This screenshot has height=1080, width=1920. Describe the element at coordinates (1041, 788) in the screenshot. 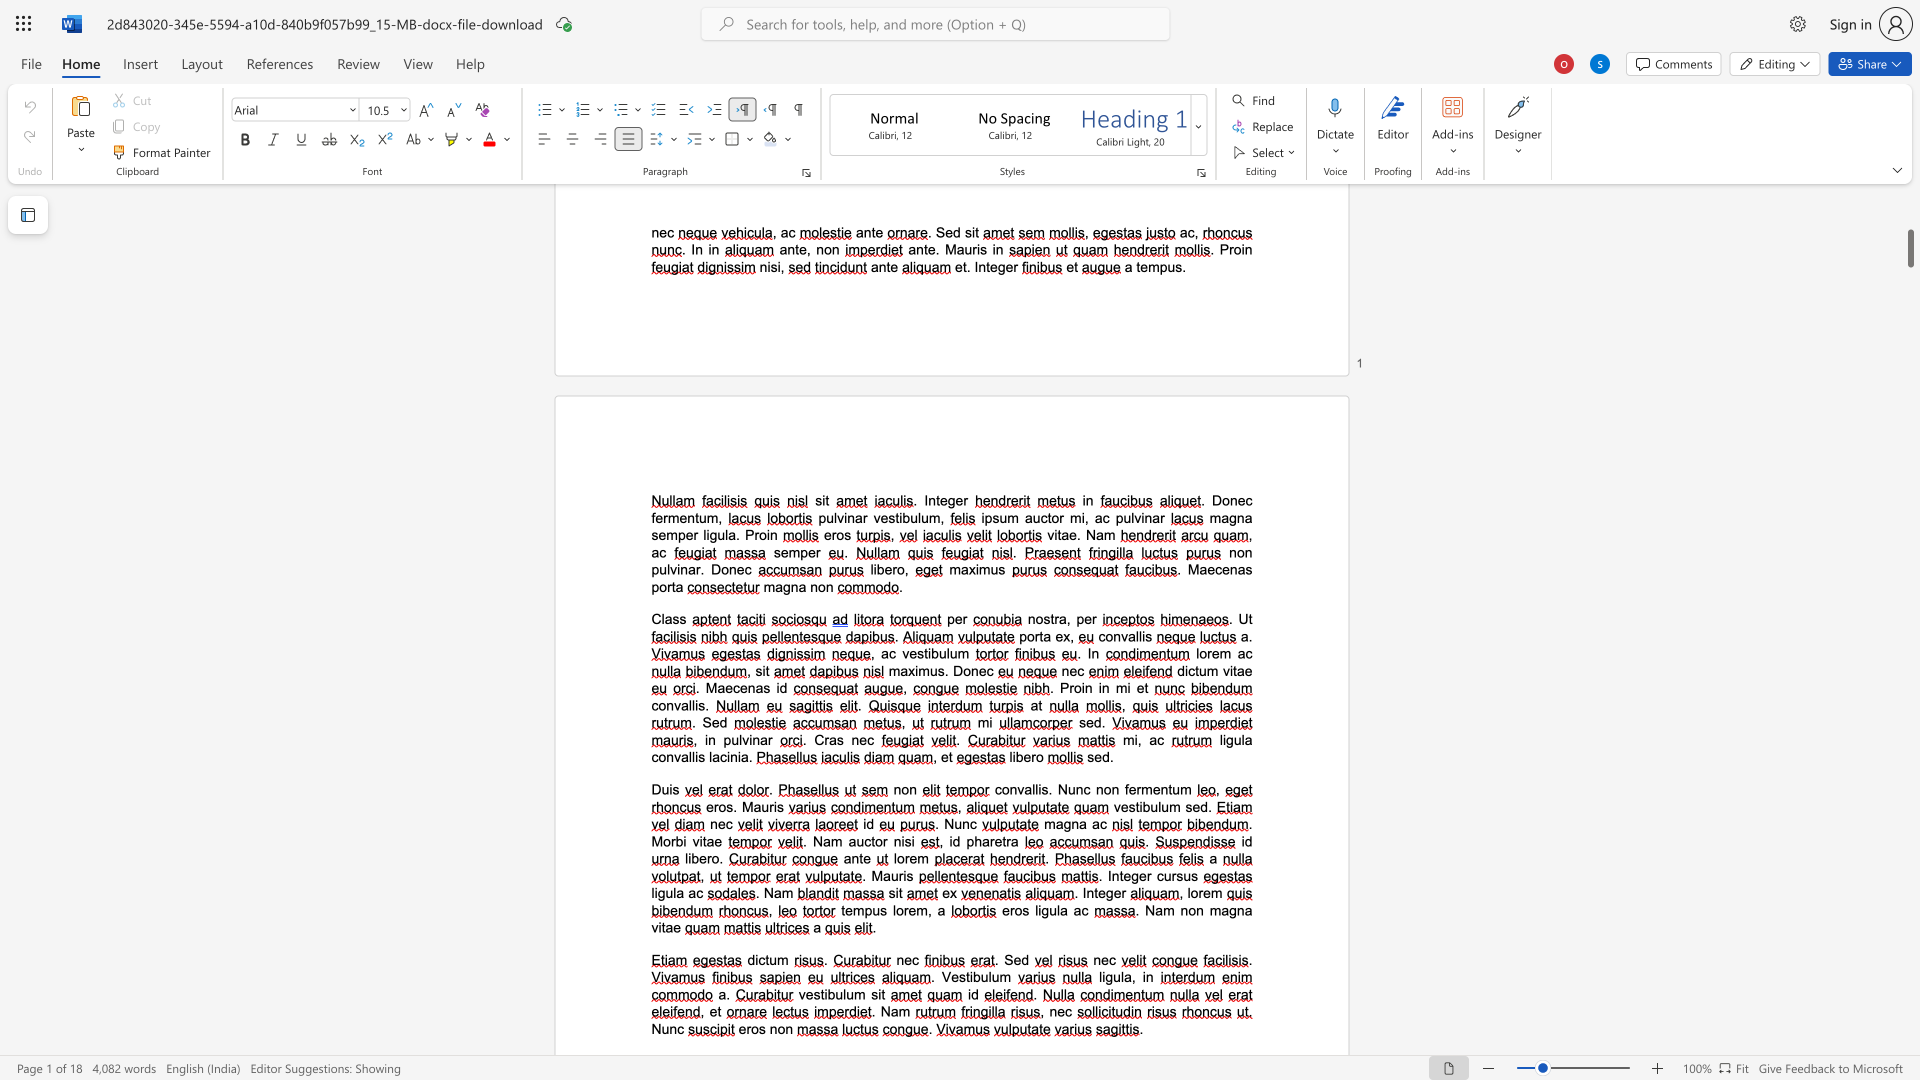

I see `the space between the continuous character "i" and "s" in the text` at that location.